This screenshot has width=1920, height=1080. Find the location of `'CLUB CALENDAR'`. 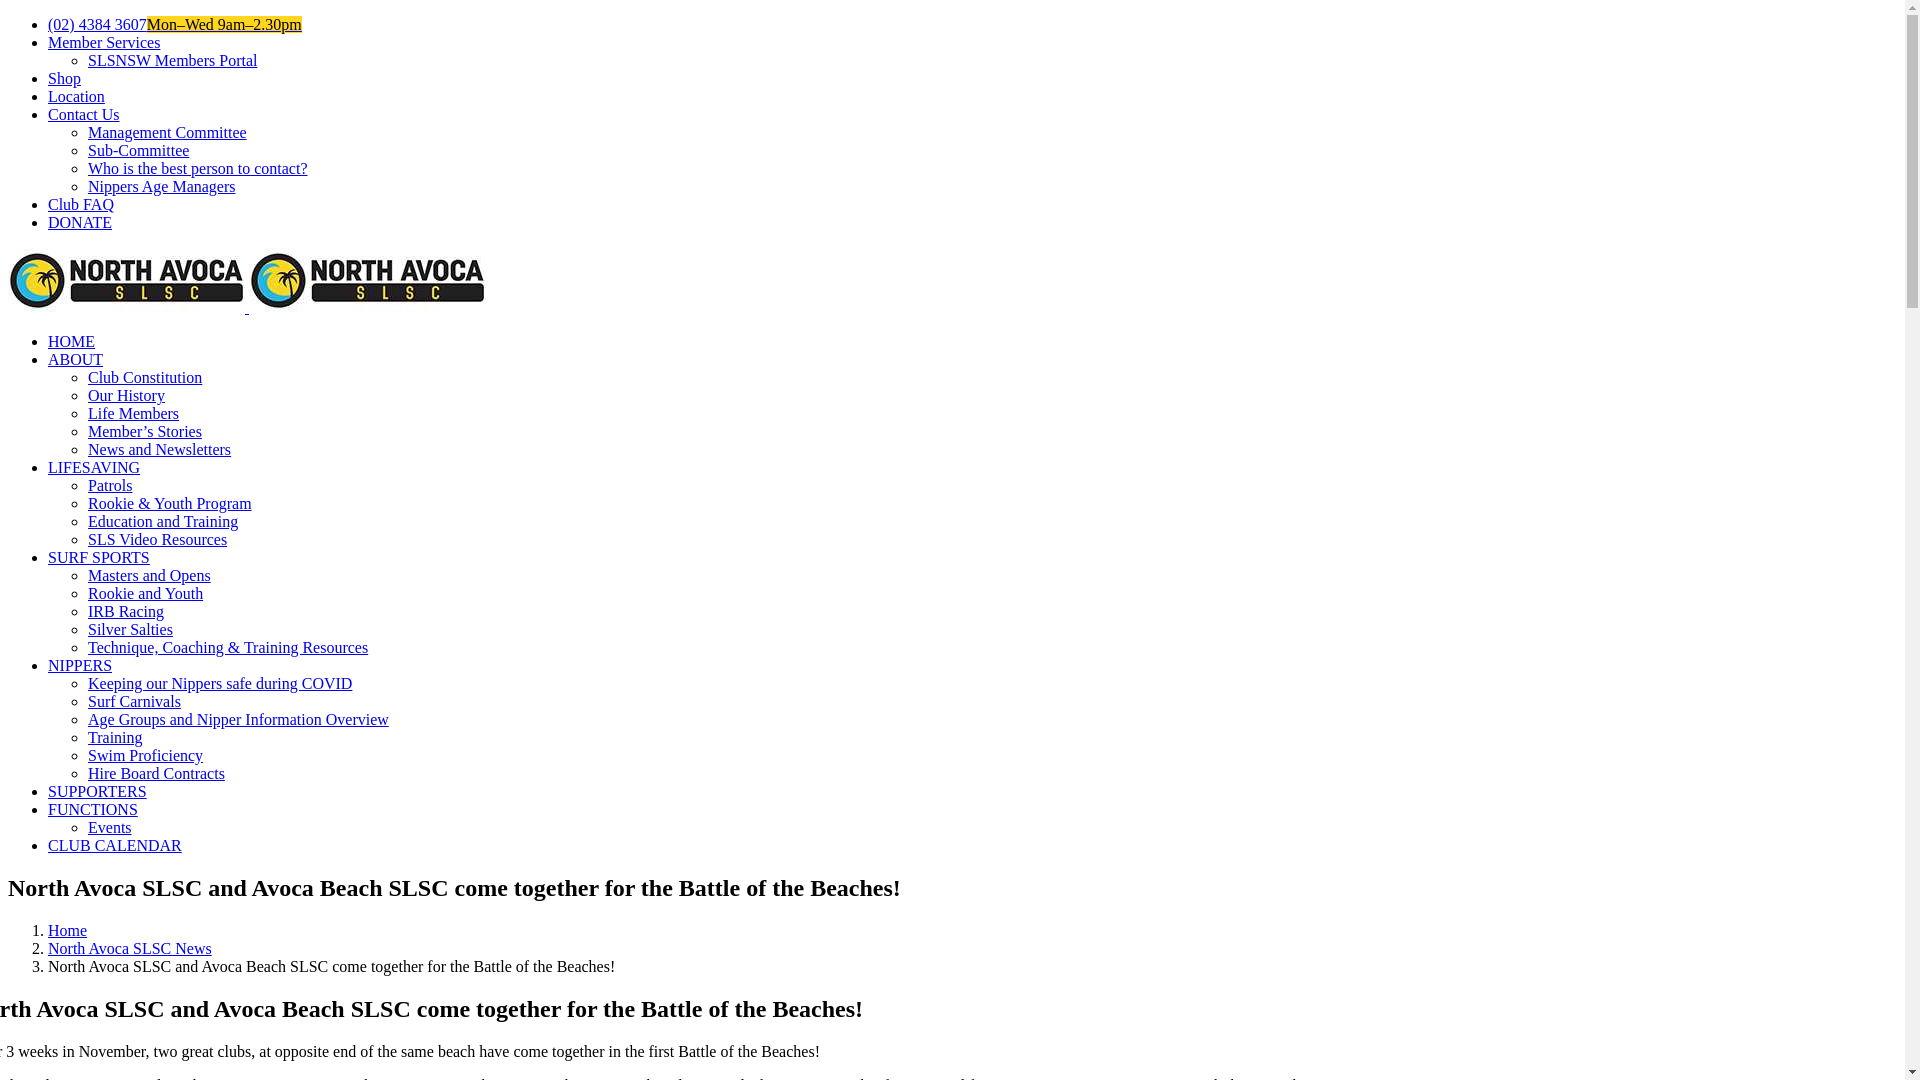

'CLUB CALENDAR' is located at coordinates (114, 845).